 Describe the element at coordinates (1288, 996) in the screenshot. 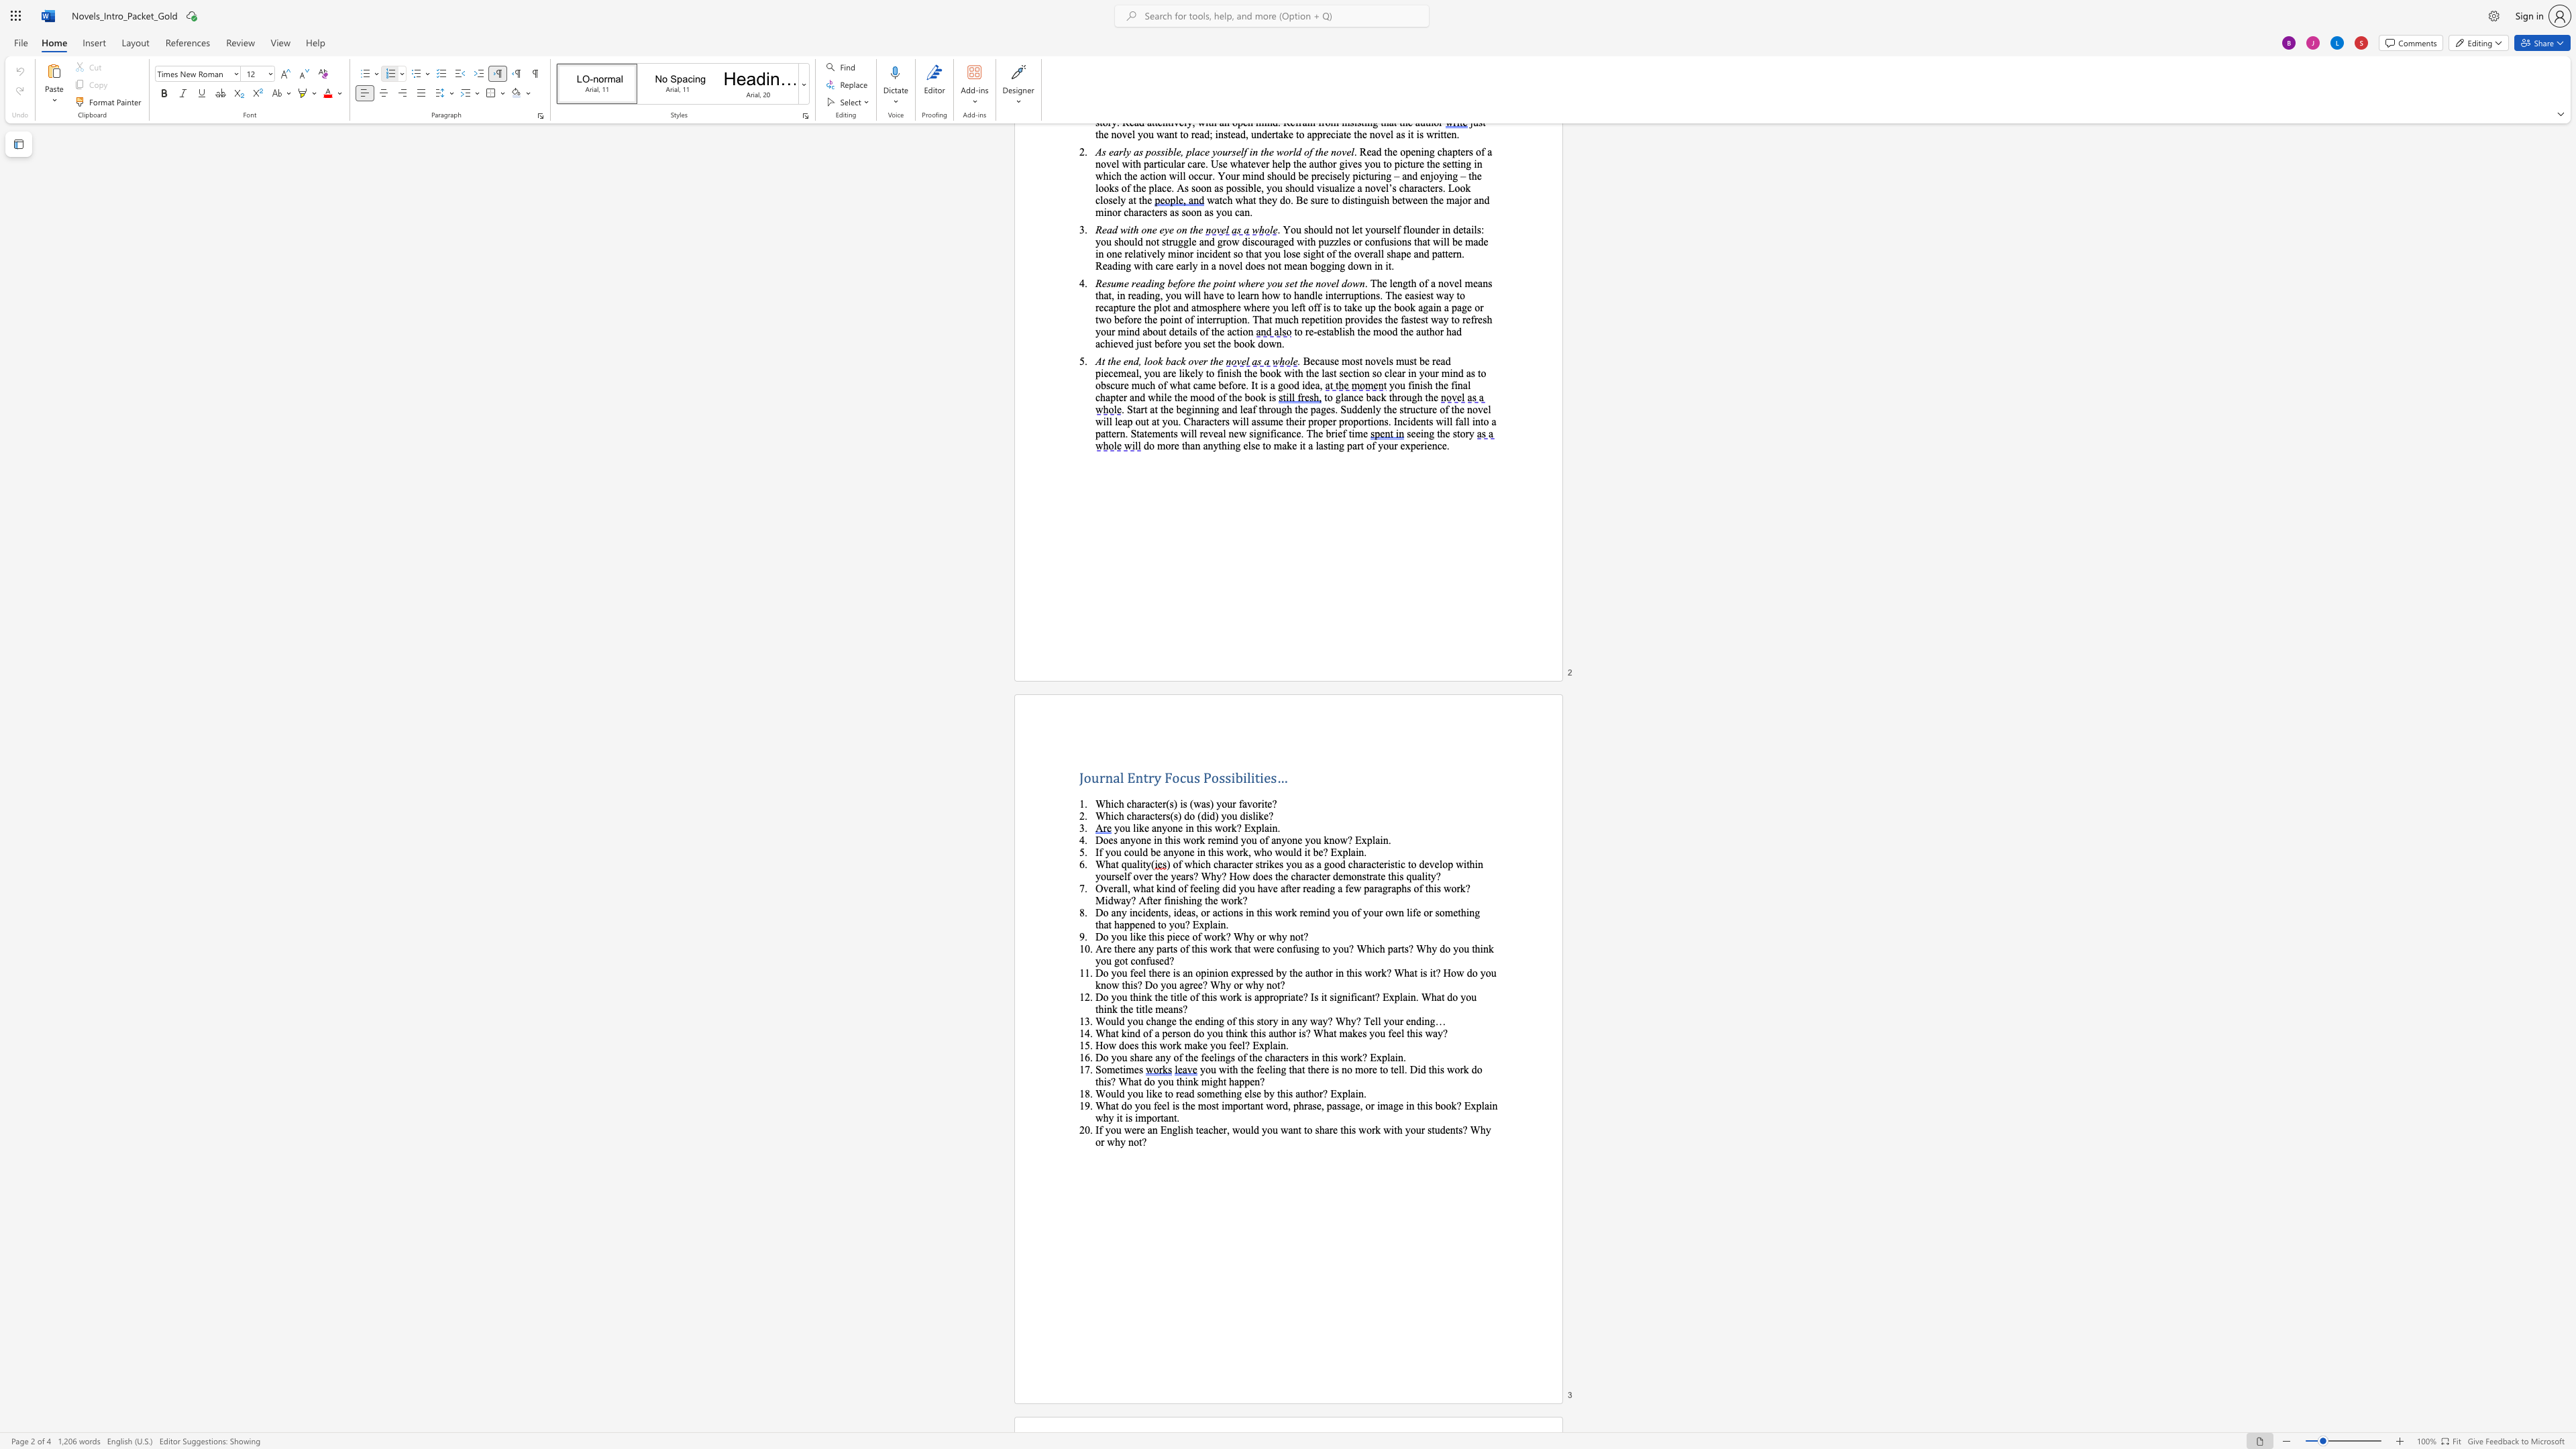

I see `the 1th character "i" in the text` at that location.